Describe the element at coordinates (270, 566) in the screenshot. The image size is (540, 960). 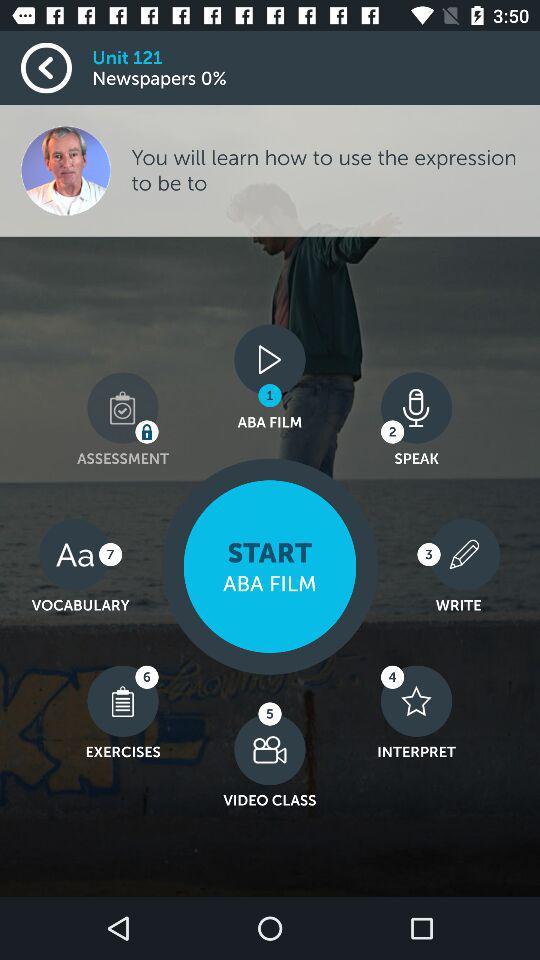
I see `the item next to the 3` at that location.